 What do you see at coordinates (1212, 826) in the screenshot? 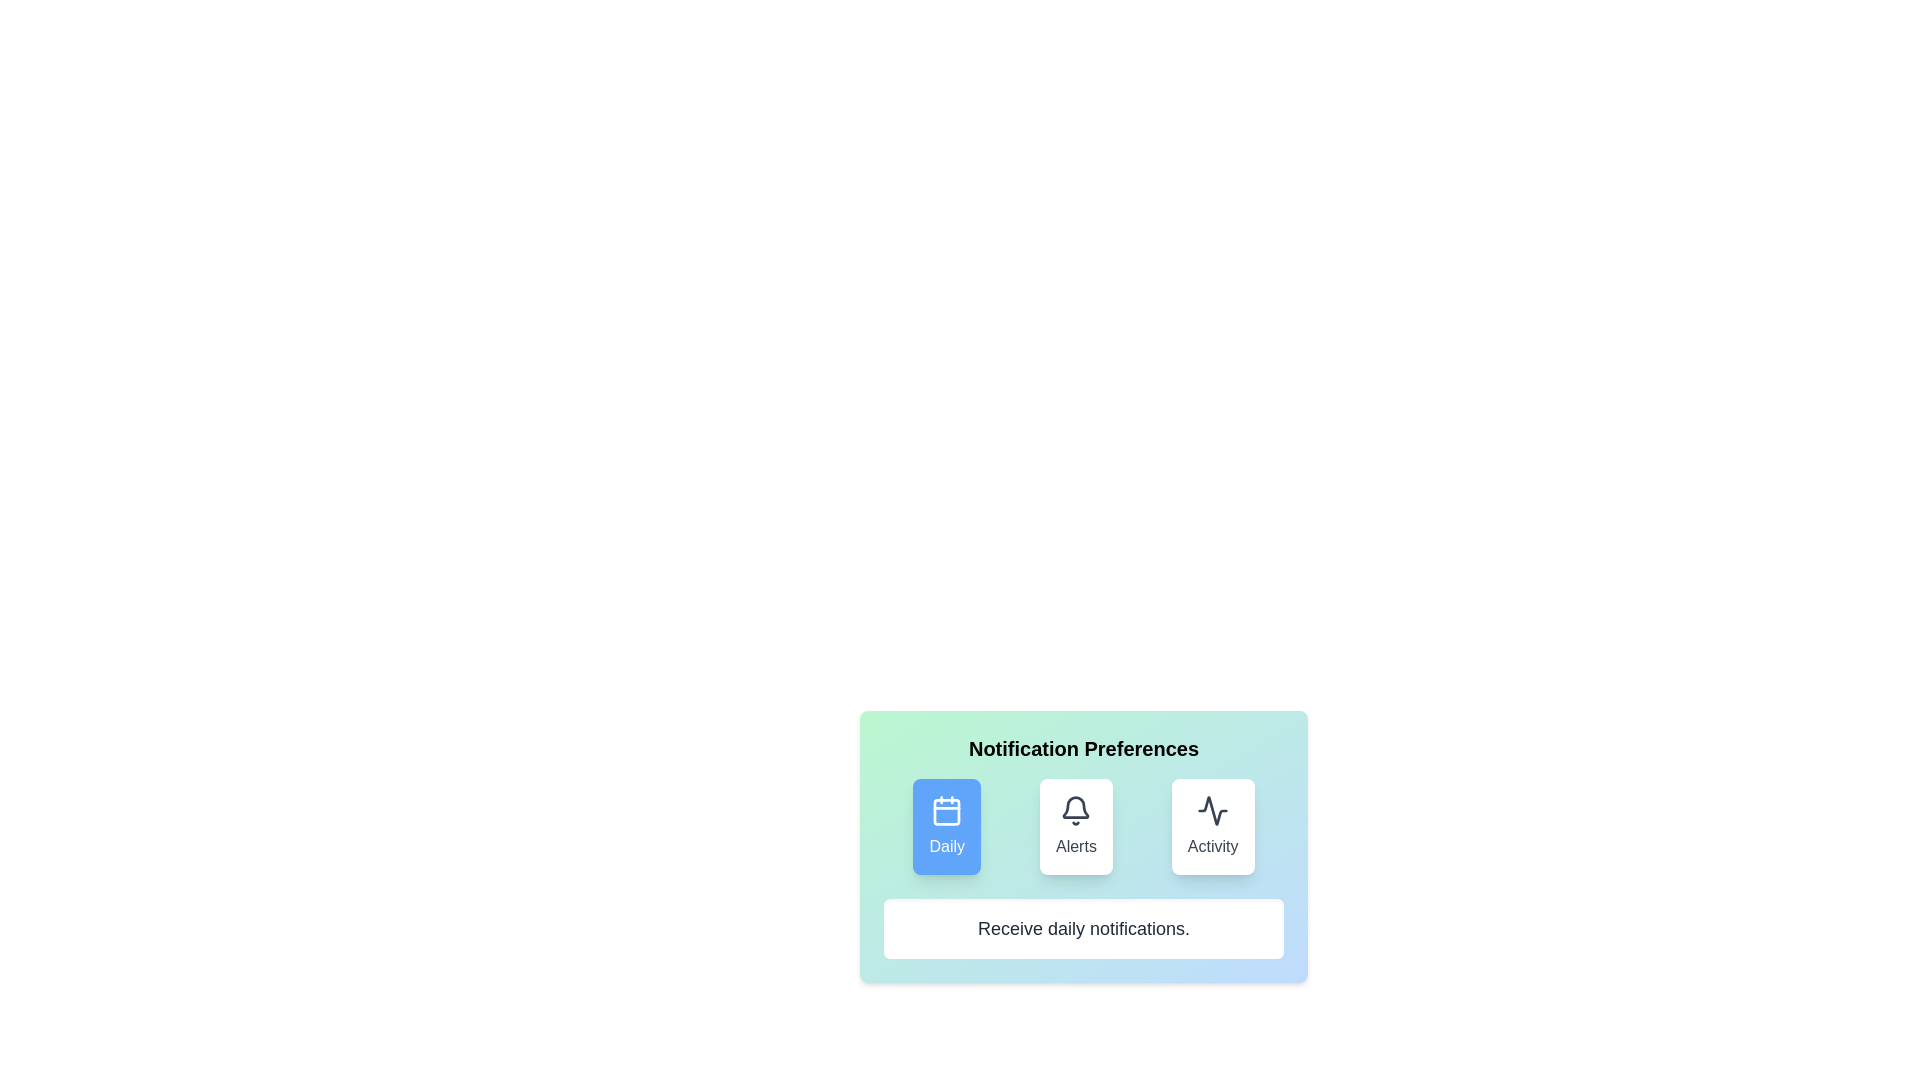
I see `the Activity button to change the notification type` at bounding box center [1212, 826].